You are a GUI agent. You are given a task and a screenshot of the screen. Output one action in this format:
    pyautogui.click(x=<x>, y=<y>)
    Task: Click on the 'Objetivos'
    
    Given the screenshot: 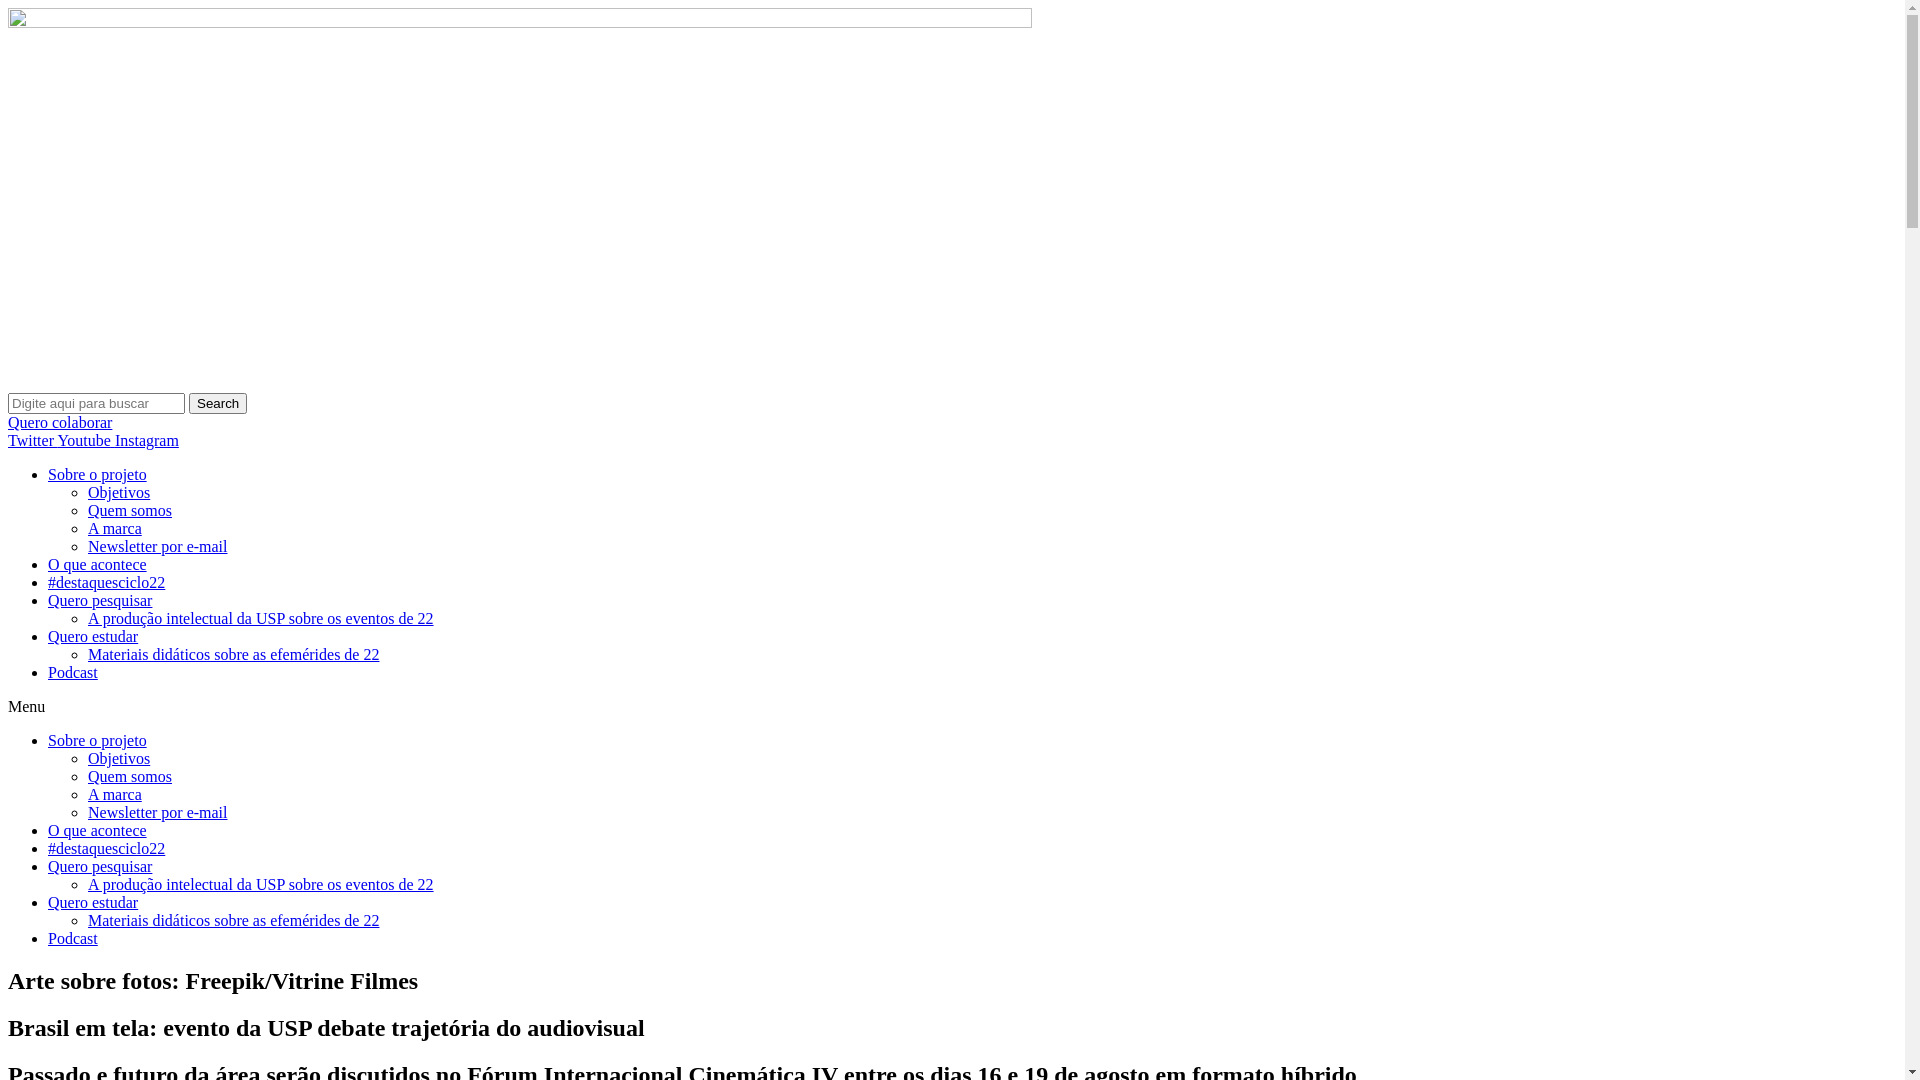 What is the action you would take?
    pyautogui.click(x=118, y=758)
    